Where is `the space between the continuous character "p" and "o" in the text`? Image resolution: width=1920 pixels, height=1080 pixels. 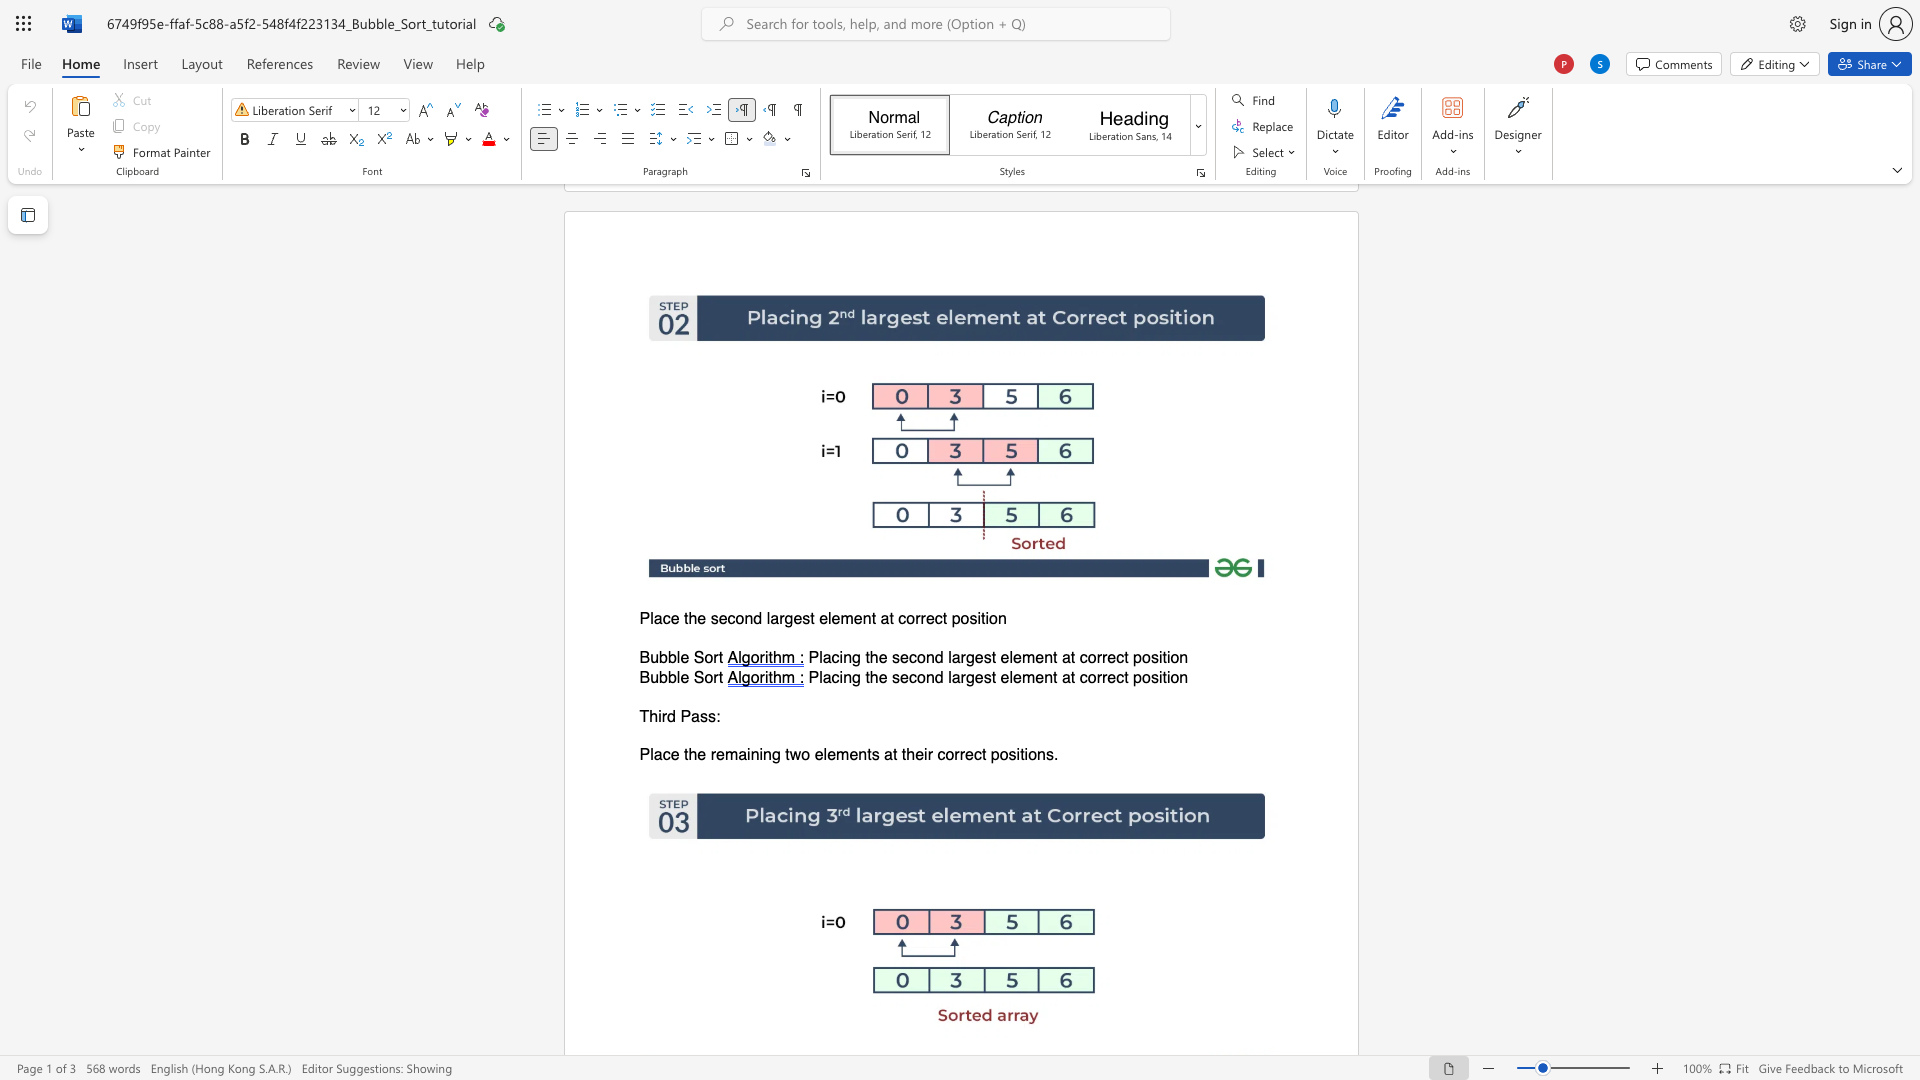
the space between the continuous character "p" and "o" in the text is located at coordinates (999, 755).